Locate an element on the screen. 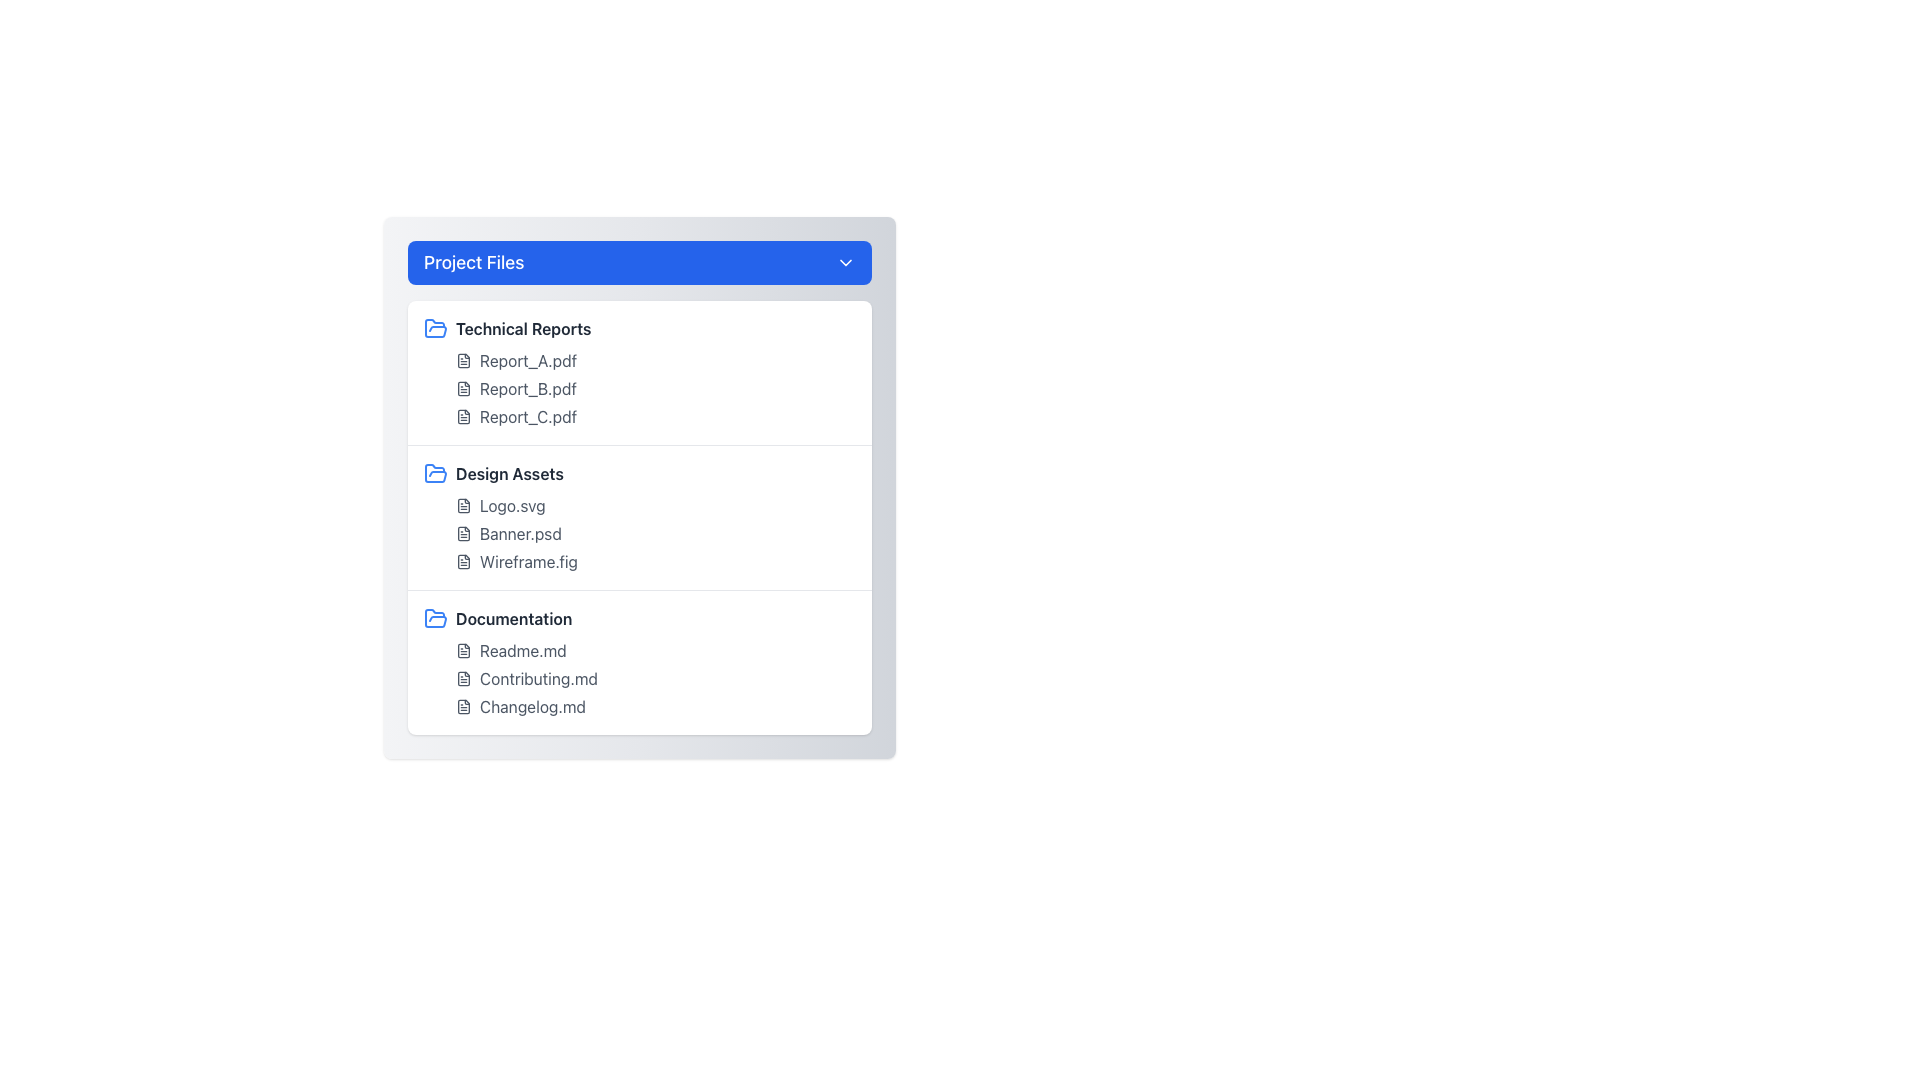  the blue outlined open folder icon that precedes the 'Technical Reports' text, which is part of a list of resources in a card-like interface is located at coordinates (435, 617).